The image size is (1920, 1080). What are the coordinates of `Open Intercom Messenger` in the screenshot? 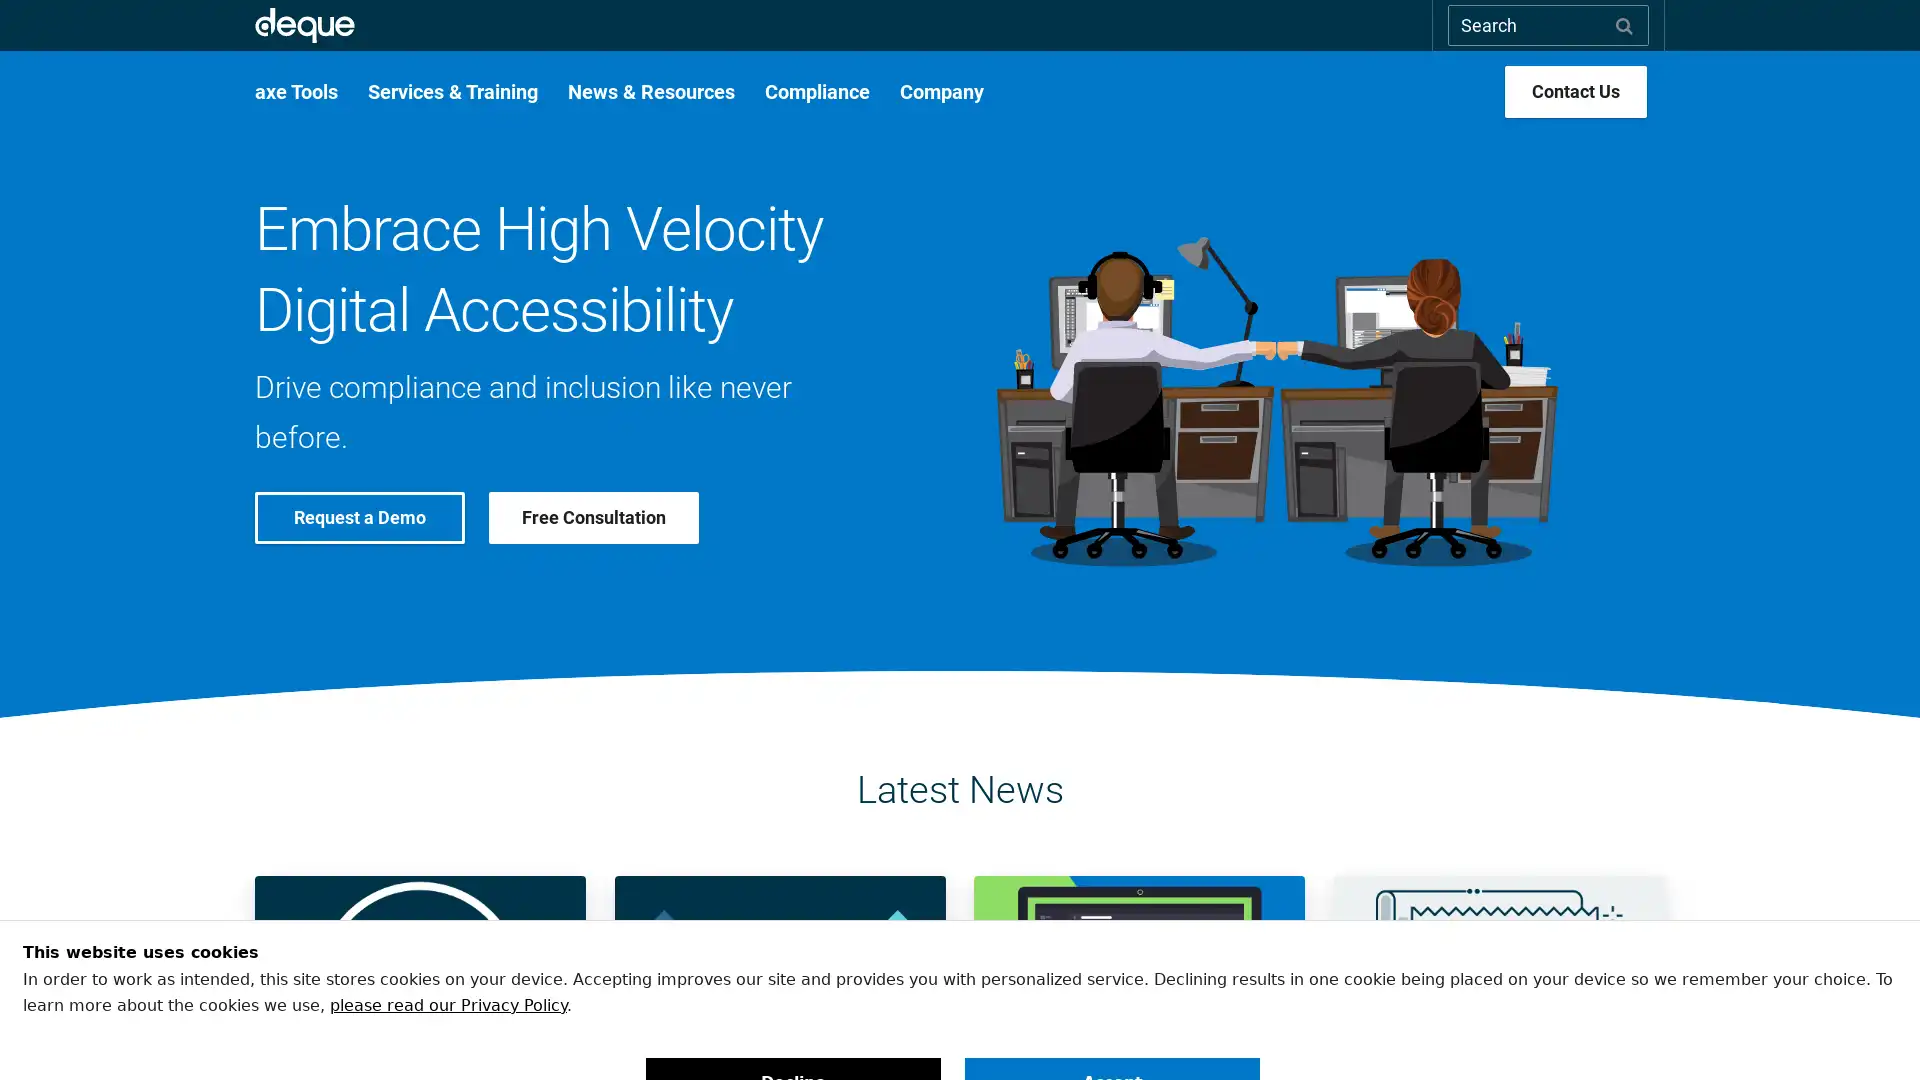 It's located at (1869, 1029).